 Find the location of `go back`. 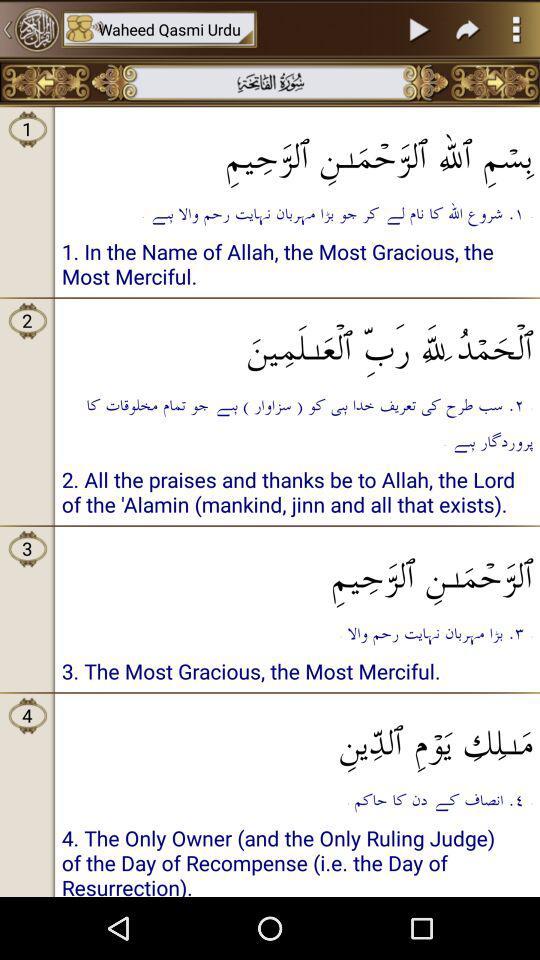

go back is located at coordinates (29, 28).